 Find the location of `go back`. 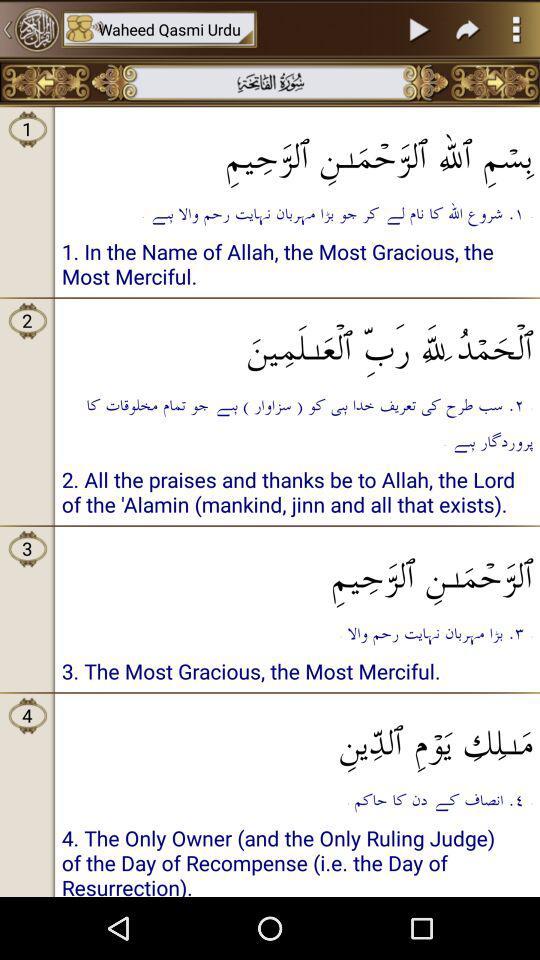

go back is located at coordinates (29, 28).